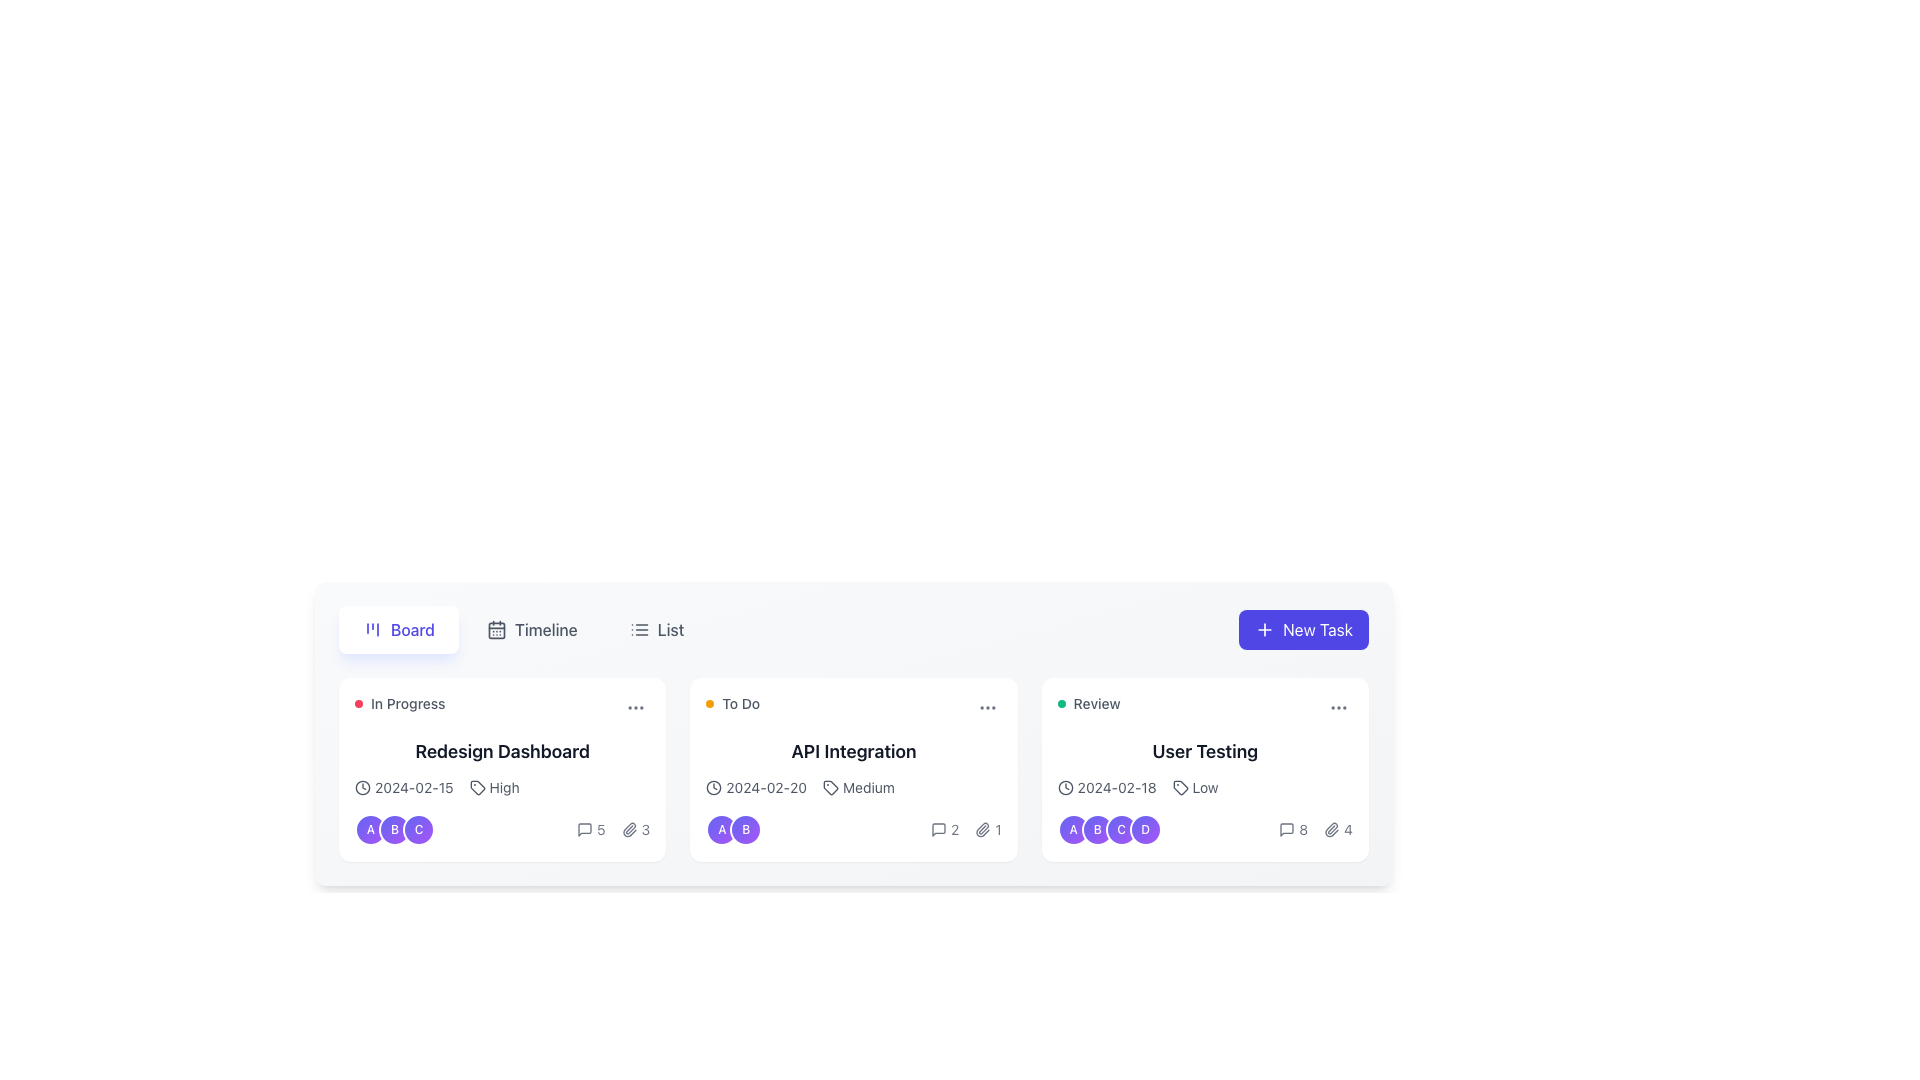 Image resolution: width=1920 pixels, height=1080 pixels. I want to click on title or description text located at the top-center of the card in the 'Review' column, directly below the green 'Review' tag, so click(1204, 752).